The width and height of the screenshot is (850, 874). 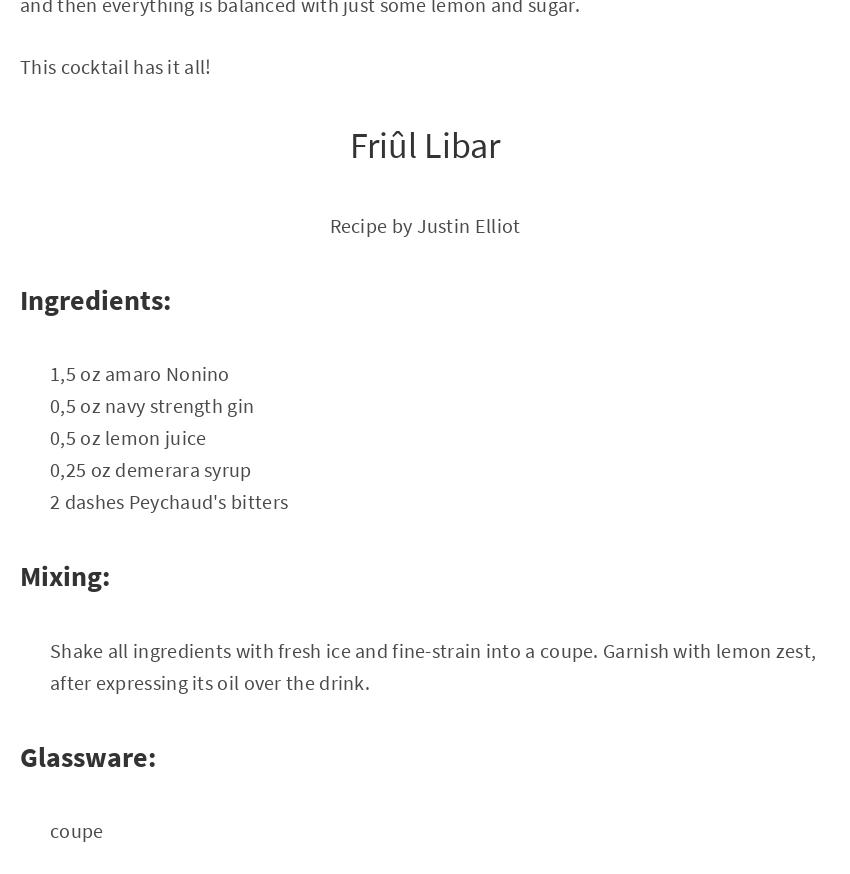 I want to click on 'Shake all ingredients with fresh ice and fine-strain into a coupe. Garnish with lemon zest, after expressing its oil over the drink.', so click(x=49, y=665).